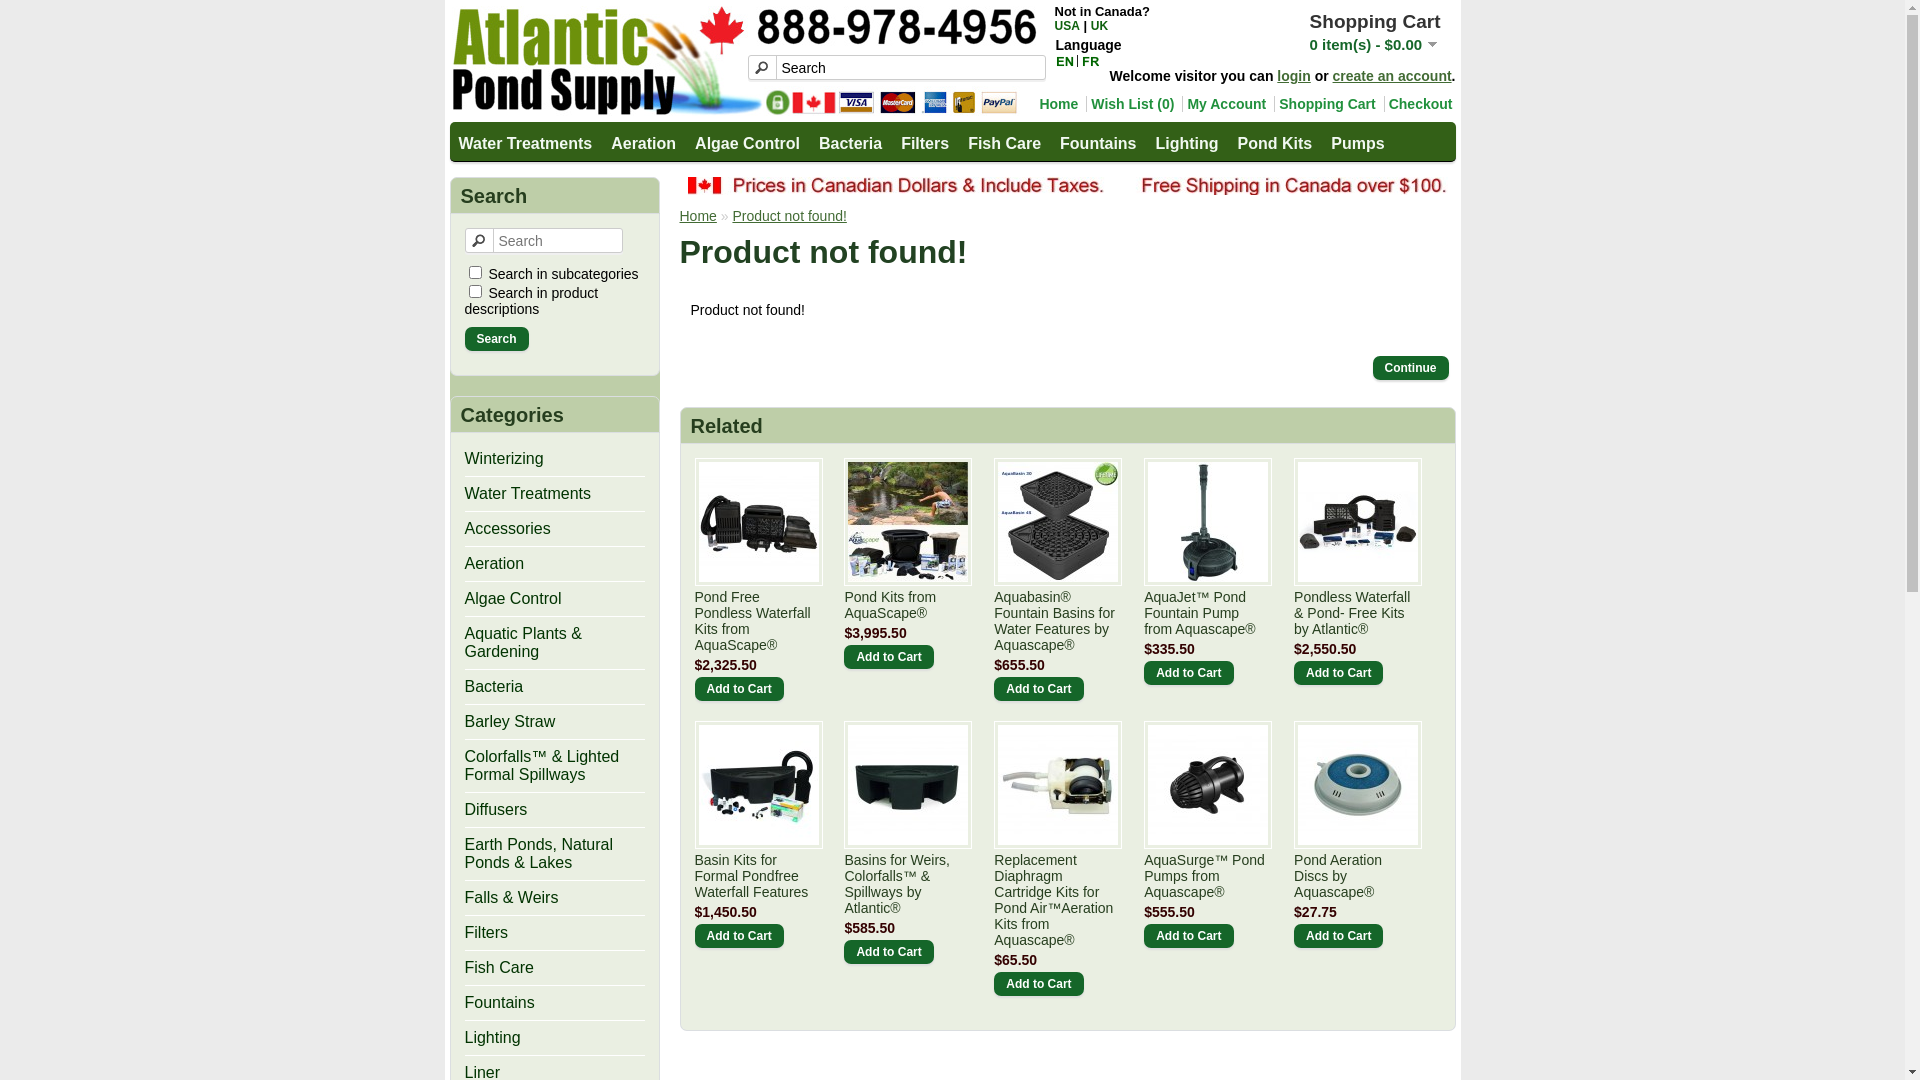  Describe the element at coordinates (1223, 104) in the screenshot. I see `'My Account'` at that location.